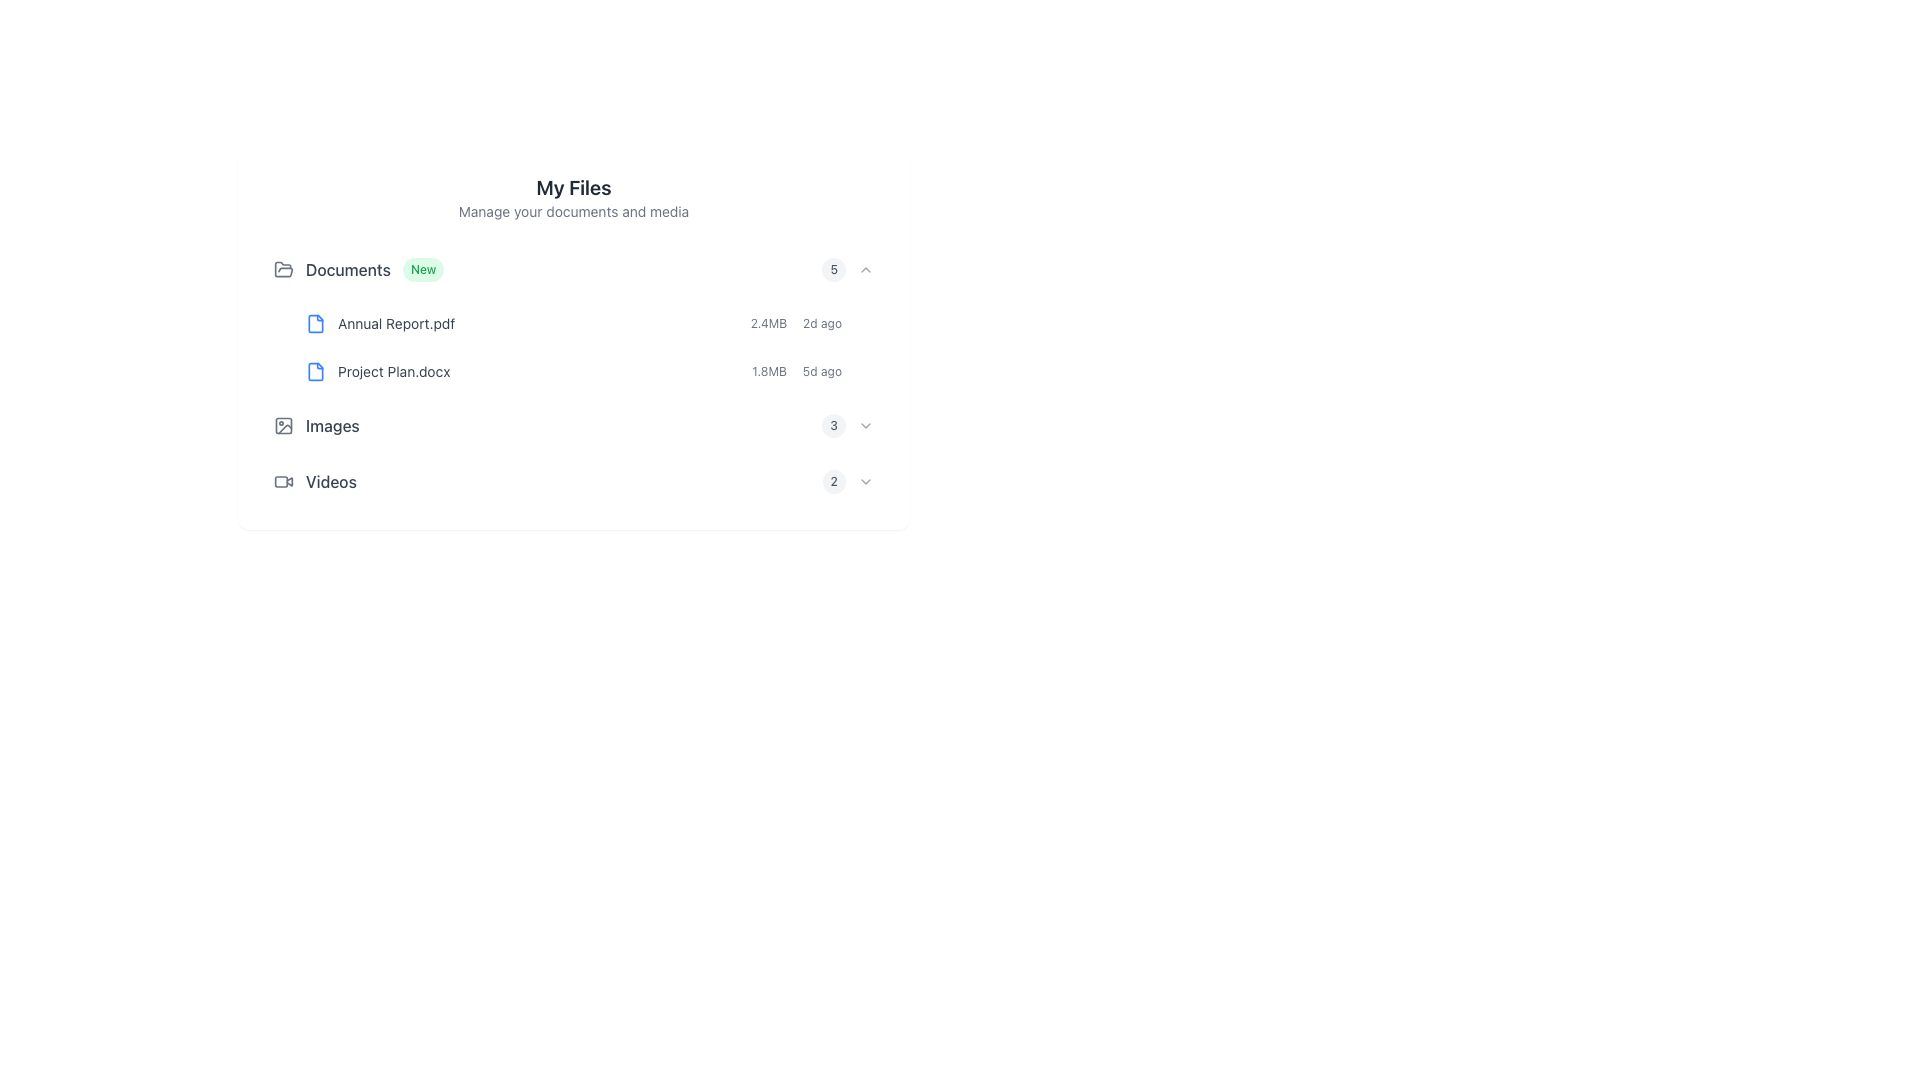  I want to click on the text label representing the file titled 'Project Plan.docx' located under the 'Documents' section, next to a blue file icon, so click(394, 371).